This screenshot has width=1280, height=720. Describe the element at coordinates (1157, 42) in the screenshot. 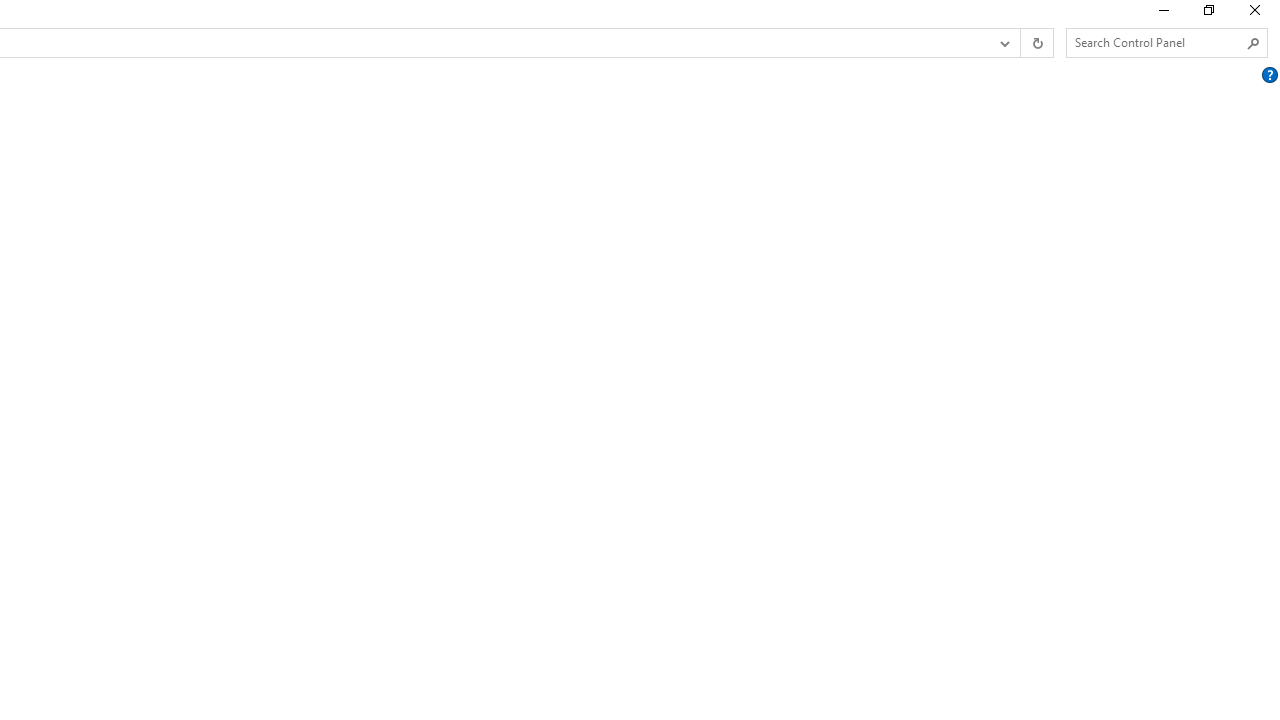

I see `'Search Box'` at that location.